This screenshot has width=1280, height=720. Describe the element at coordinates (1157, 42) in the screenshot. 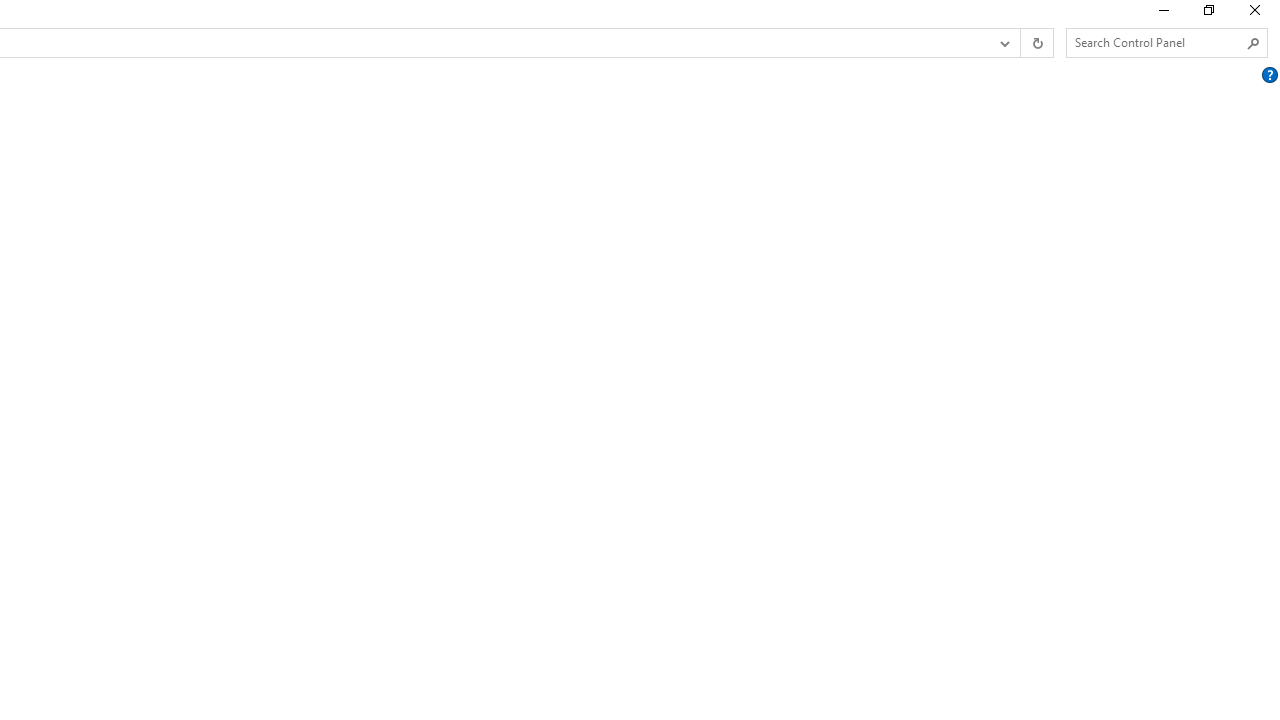

I see `'Search Box'` at that location.